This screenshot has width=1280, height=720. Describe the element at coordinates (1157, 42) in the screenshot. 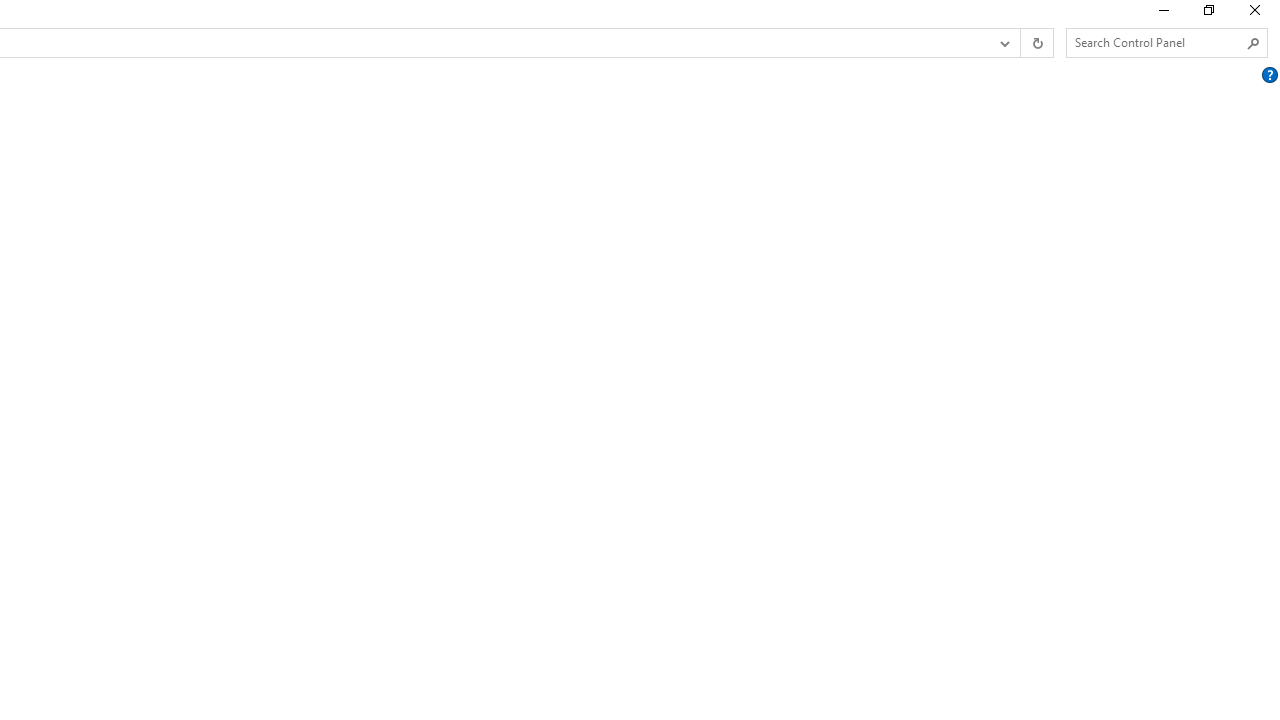

I see `'Search Box'` at that location.